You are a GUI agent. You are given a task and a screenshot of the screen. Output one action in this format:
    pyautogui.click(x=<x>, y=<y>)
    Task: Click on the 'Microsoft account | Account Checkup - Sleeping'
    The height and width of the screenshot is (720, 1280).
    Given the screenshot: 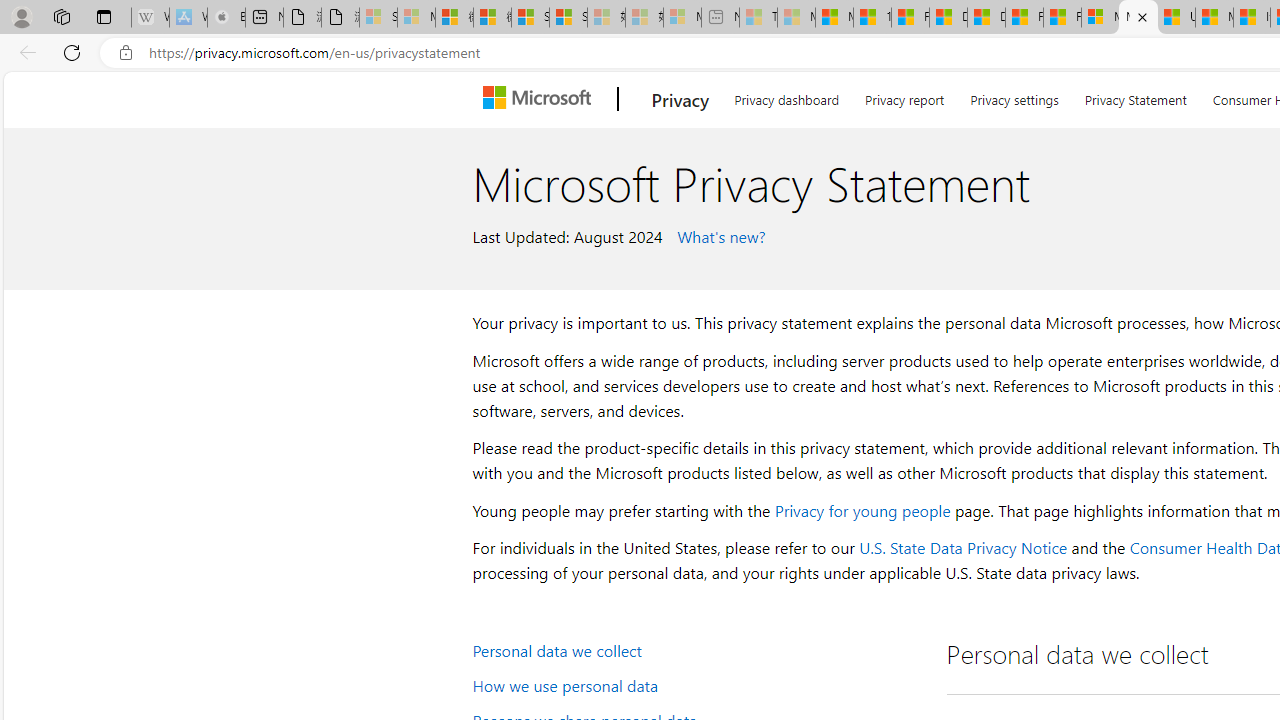 What is the action you would take?
    pyautogui.click(x=682, y=17)
    